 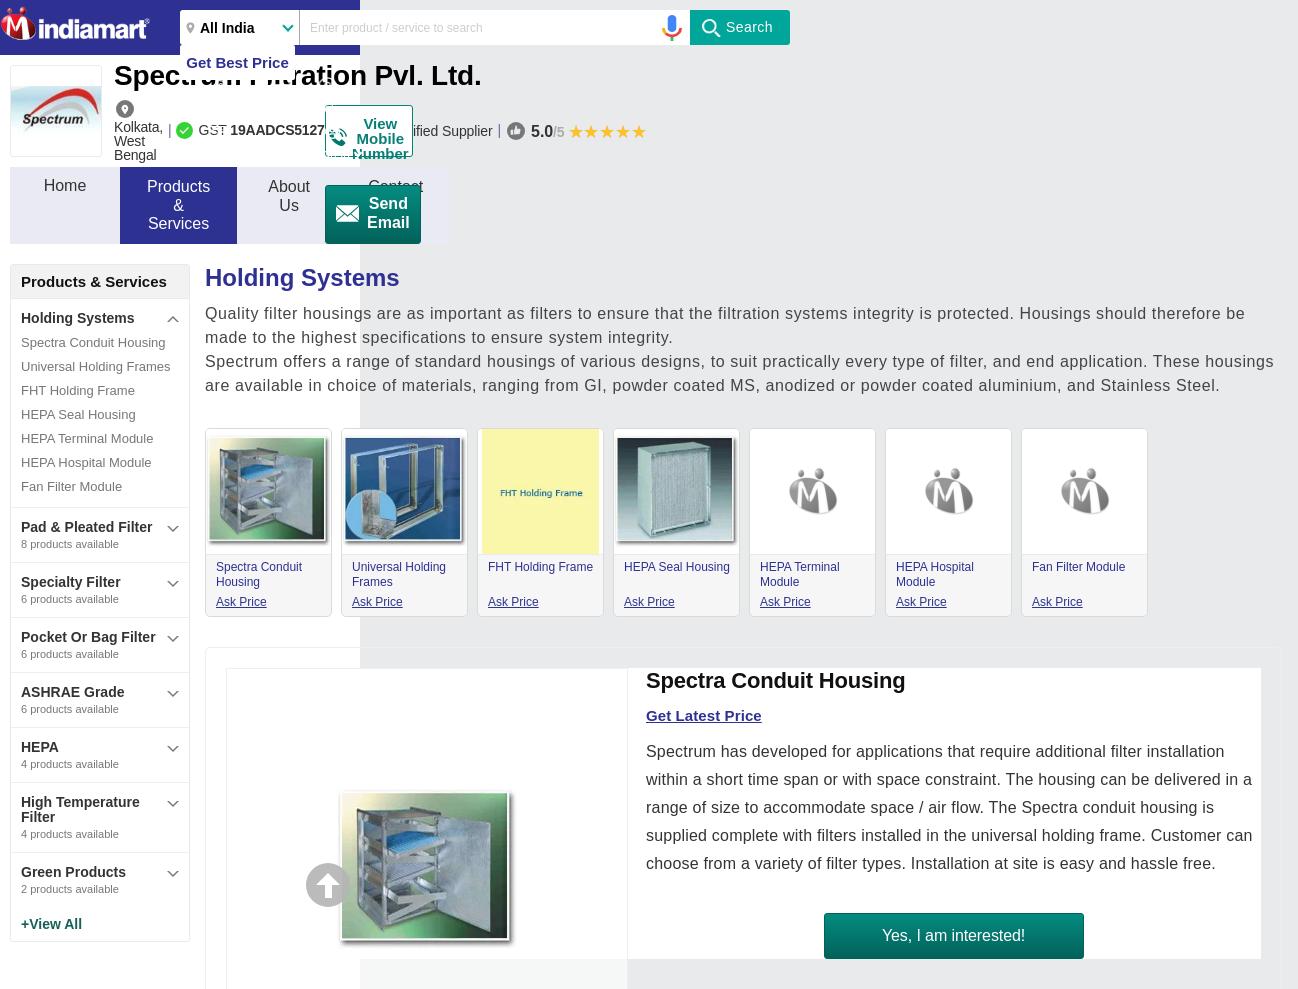 I want to click on '/5', so click(x=551, y=130).